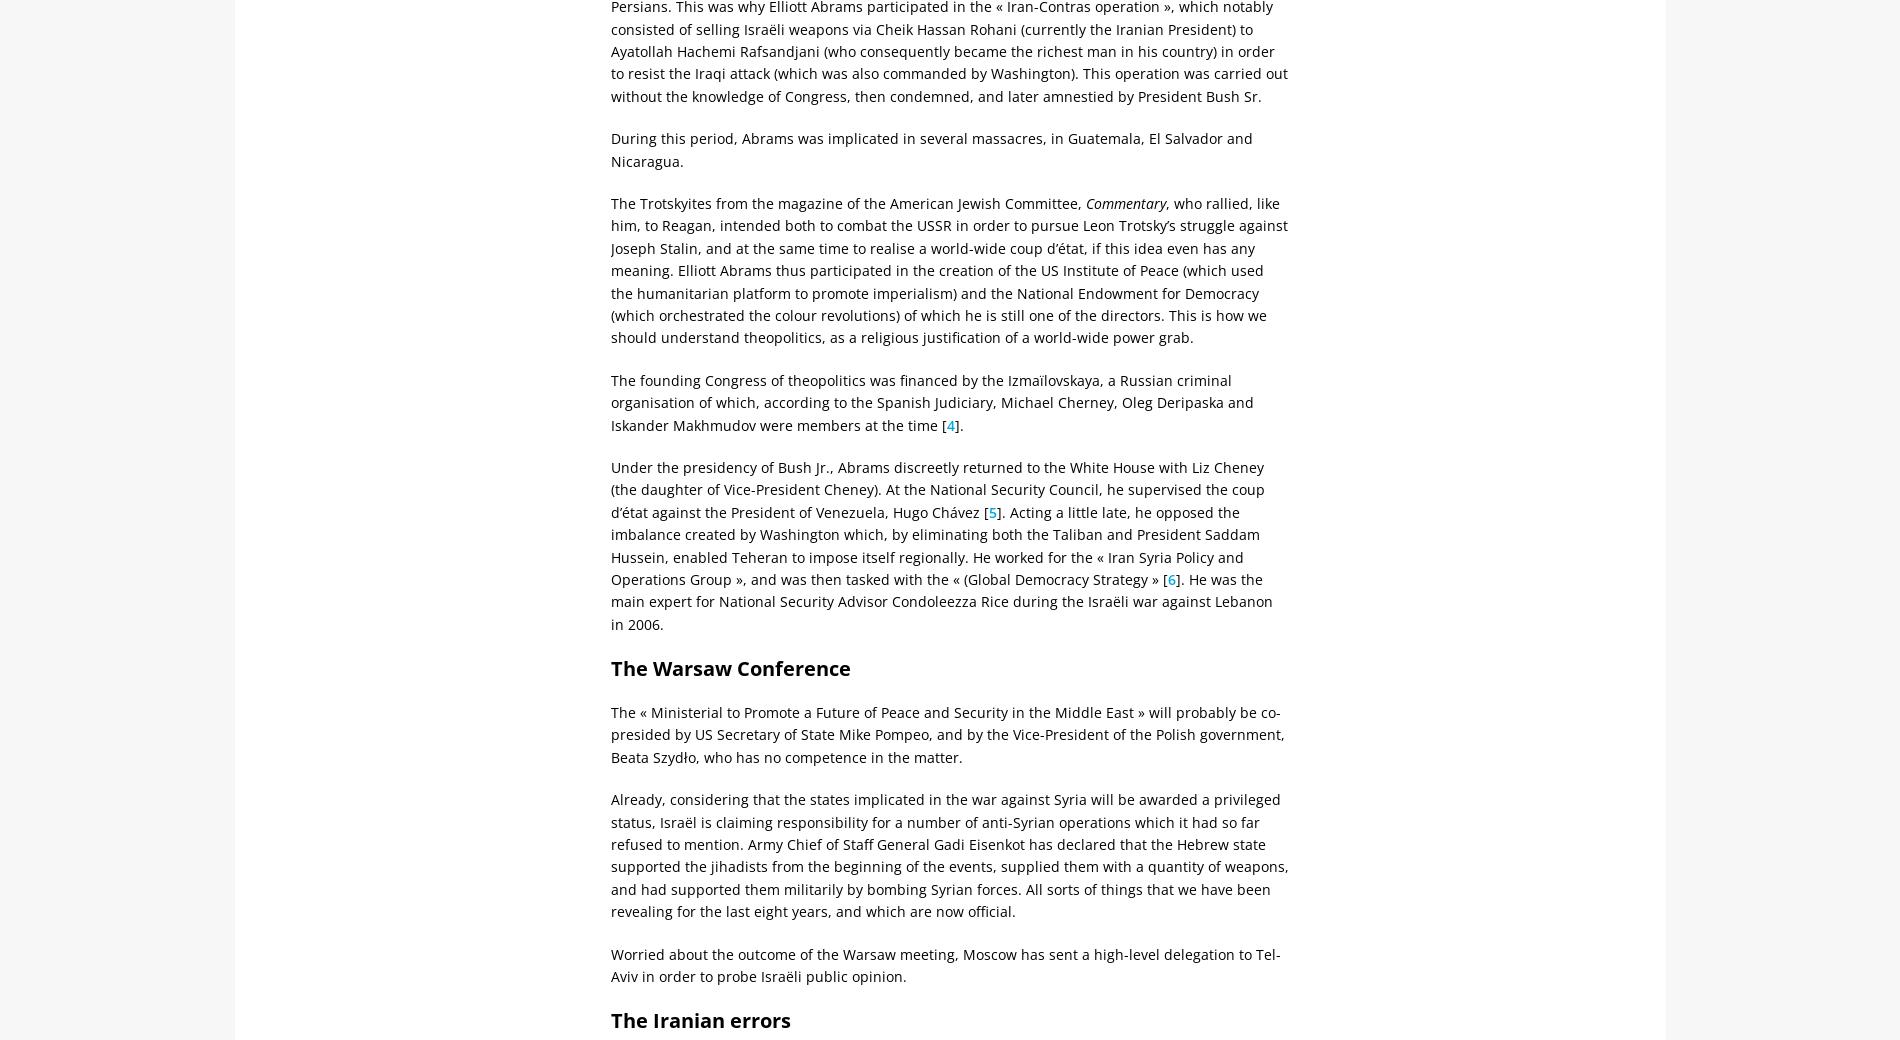 Image resolution: width=1900 pixels, height=1040 pixels. Describe the element at coordinates (930, 149) in the screenshot. I see `'During this period, Abrams was implicated in several massacres, in Guatemala, El Salvador and Nicaragua.'` at that location.